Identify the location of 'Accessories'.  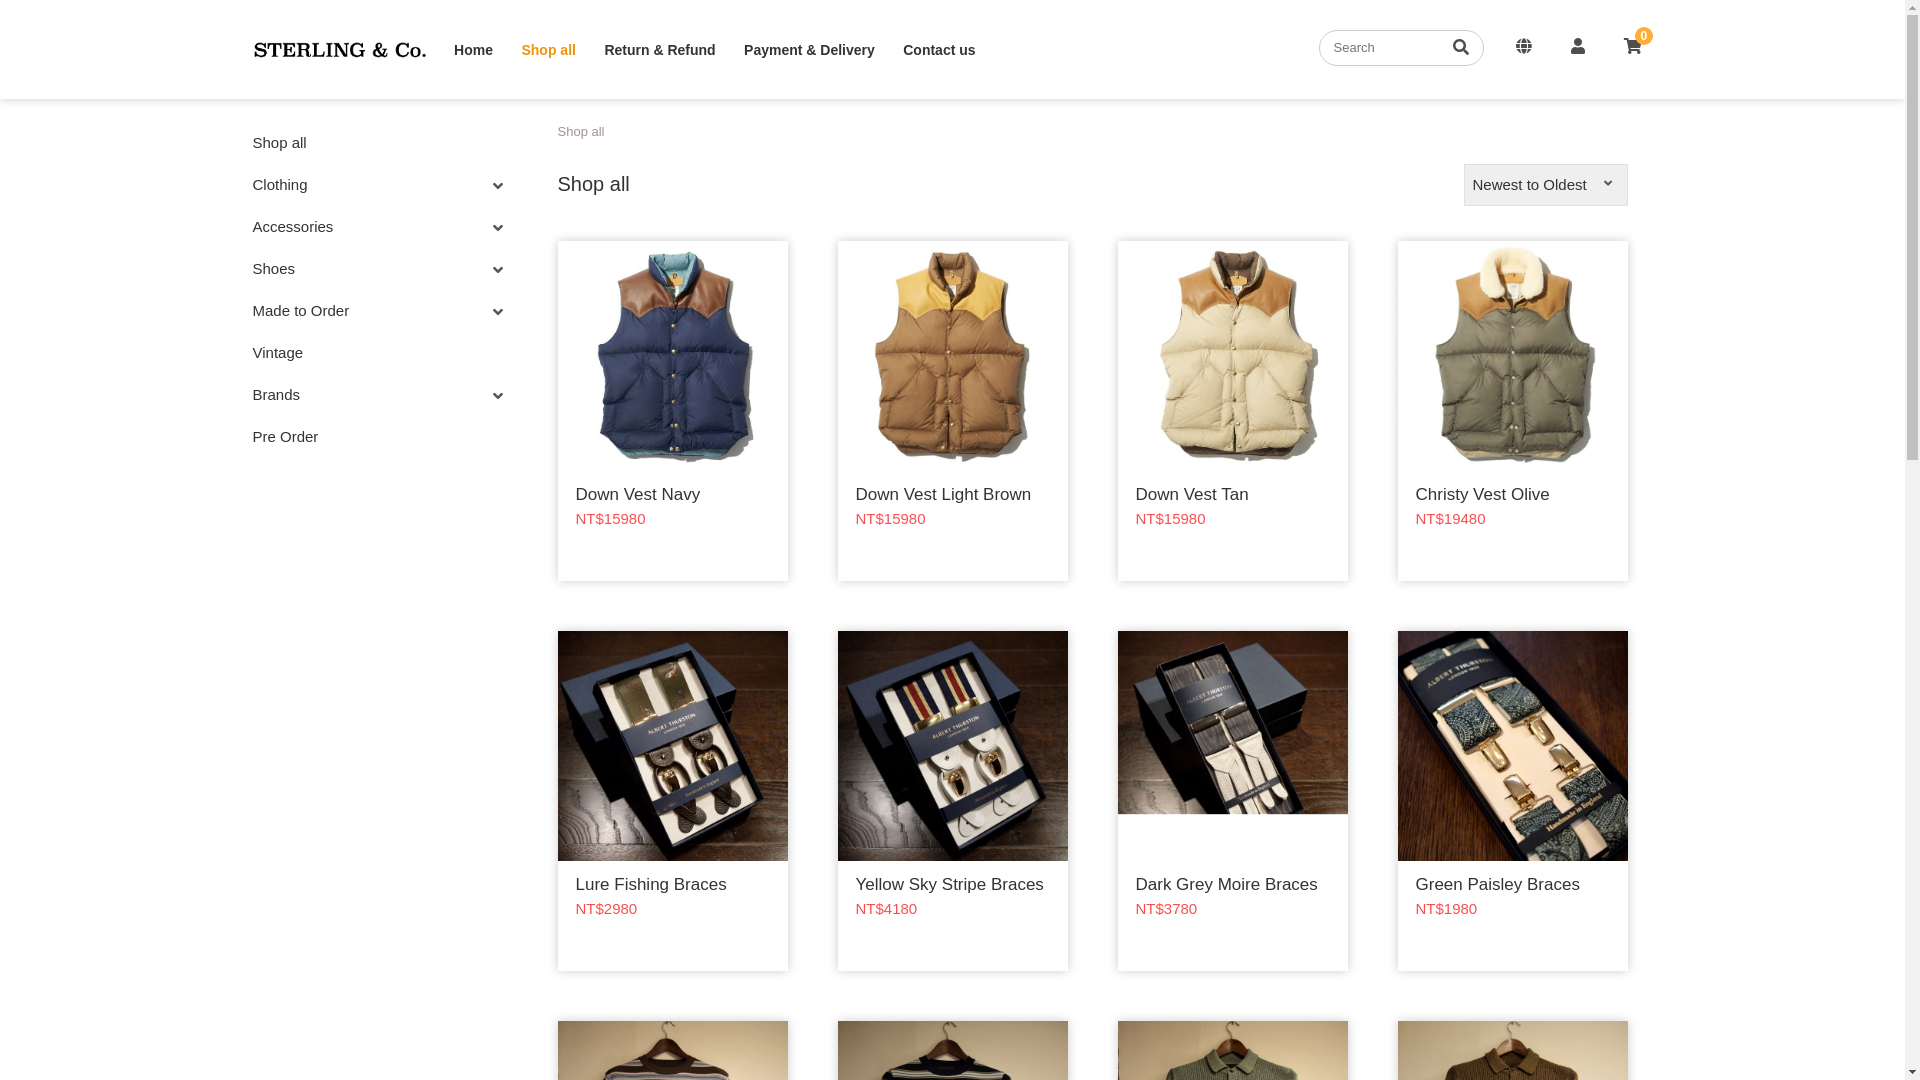
(291, 225).